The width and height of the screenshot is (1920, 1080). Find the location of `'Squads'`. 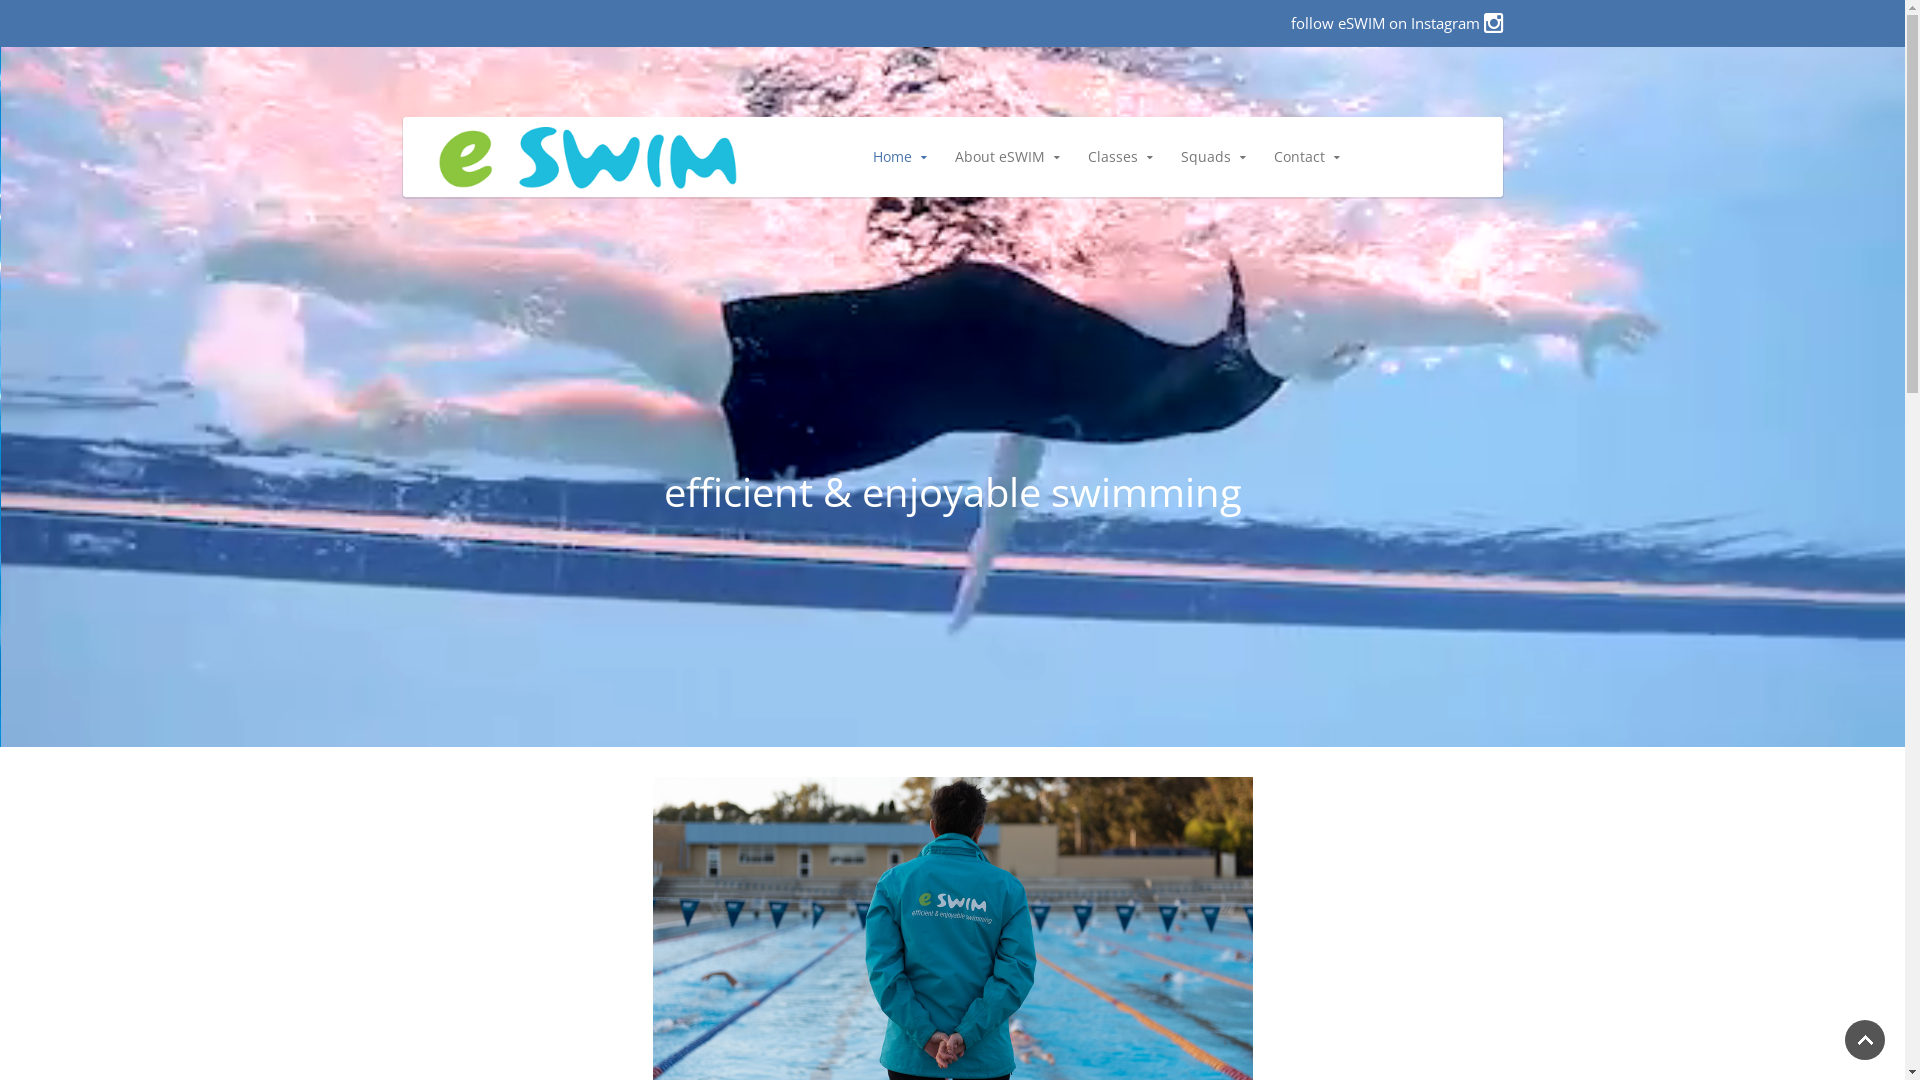

'Squads' is located at coordinates (1208, 156).